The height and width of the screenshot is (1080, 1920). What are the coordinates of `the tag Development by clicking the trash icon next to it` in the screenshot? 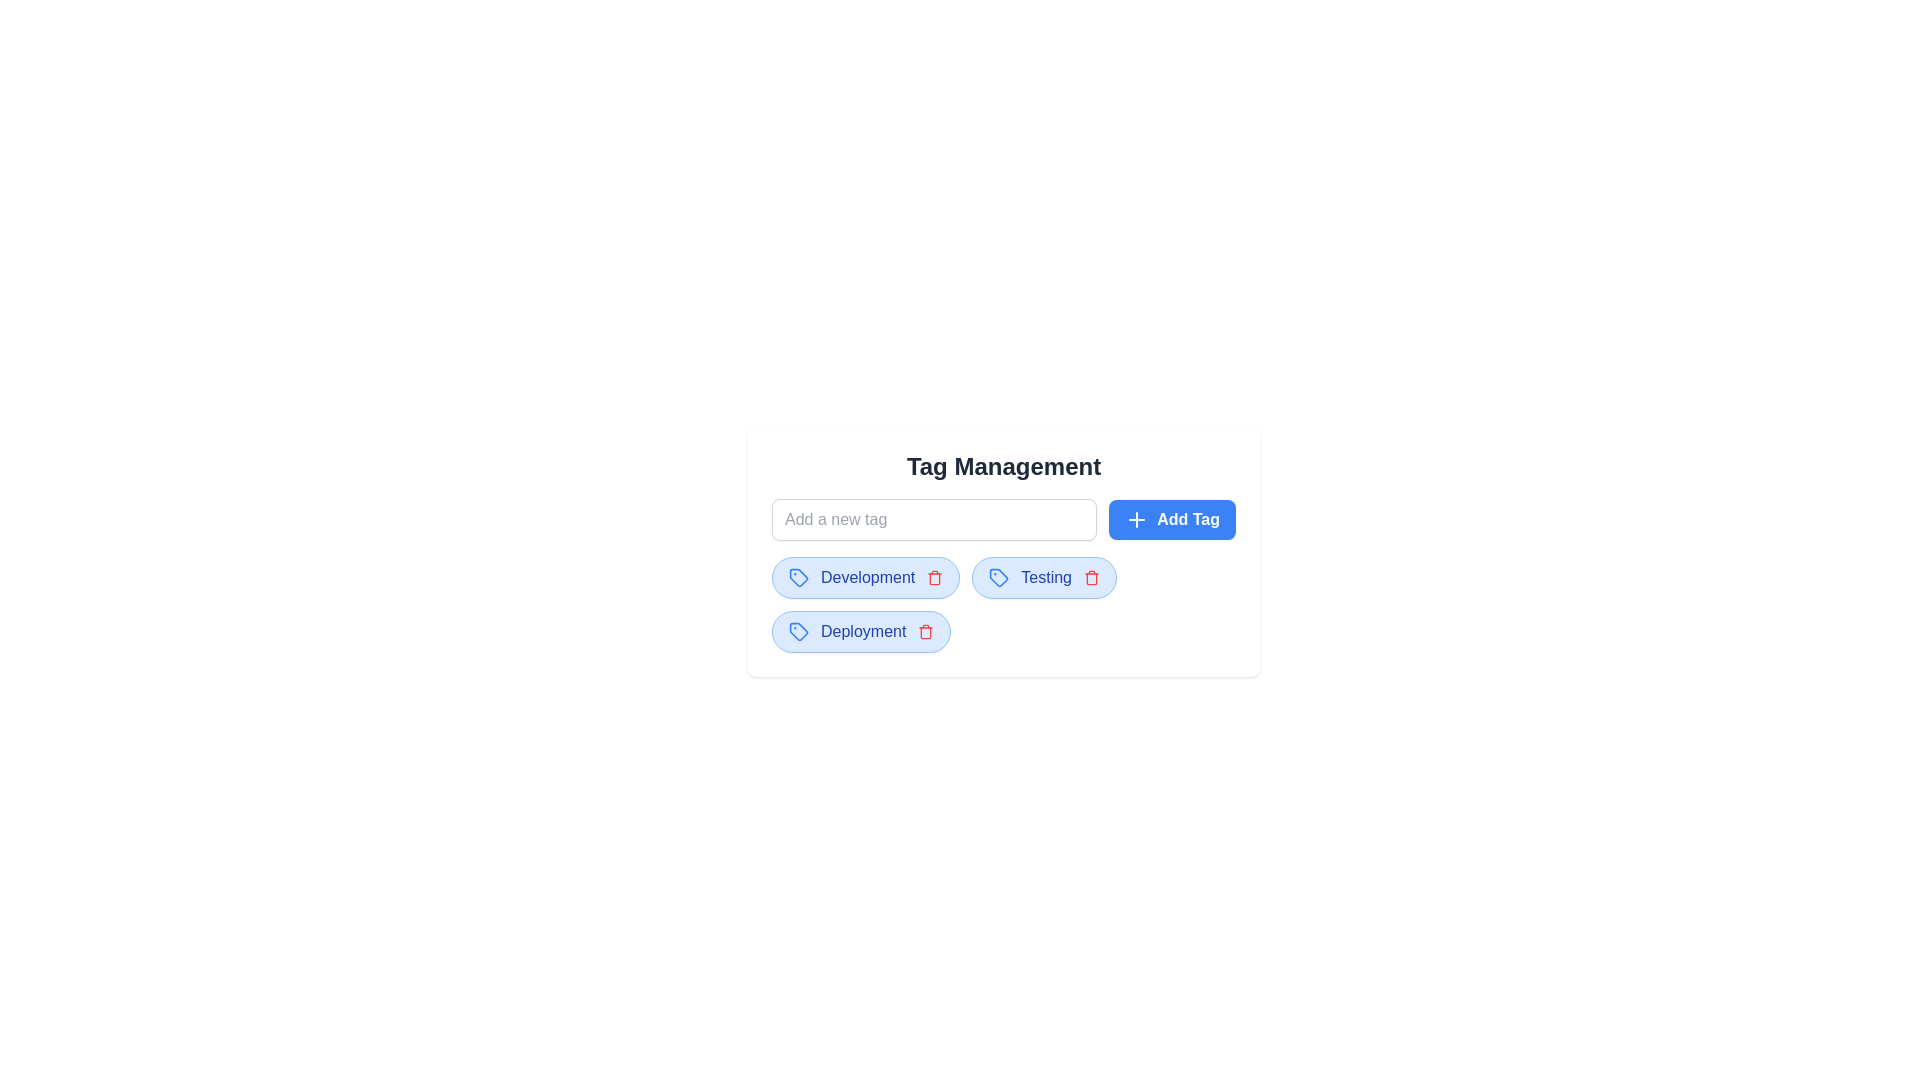 It's located at (934, 578).